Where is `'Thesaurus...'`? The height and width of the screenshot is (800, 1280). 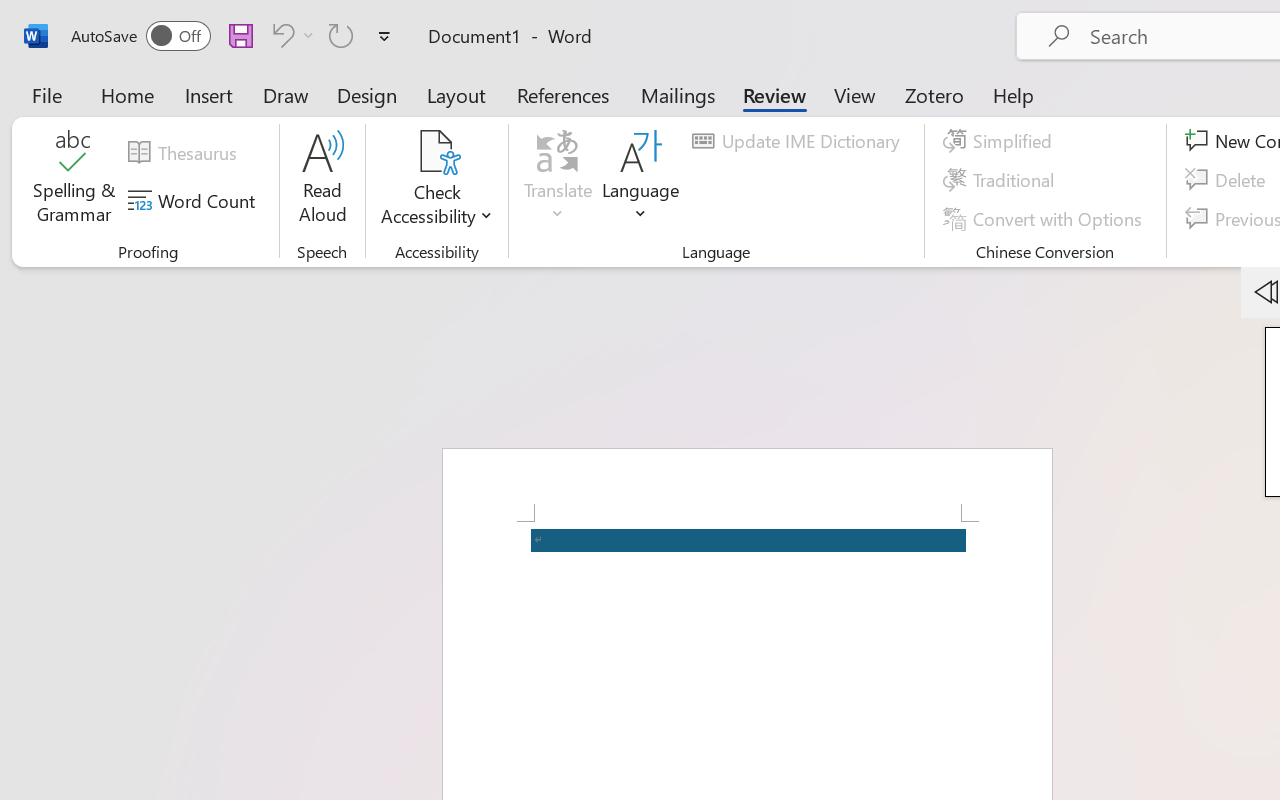 'Thesaurus...' is located at coordinates (185, 153).